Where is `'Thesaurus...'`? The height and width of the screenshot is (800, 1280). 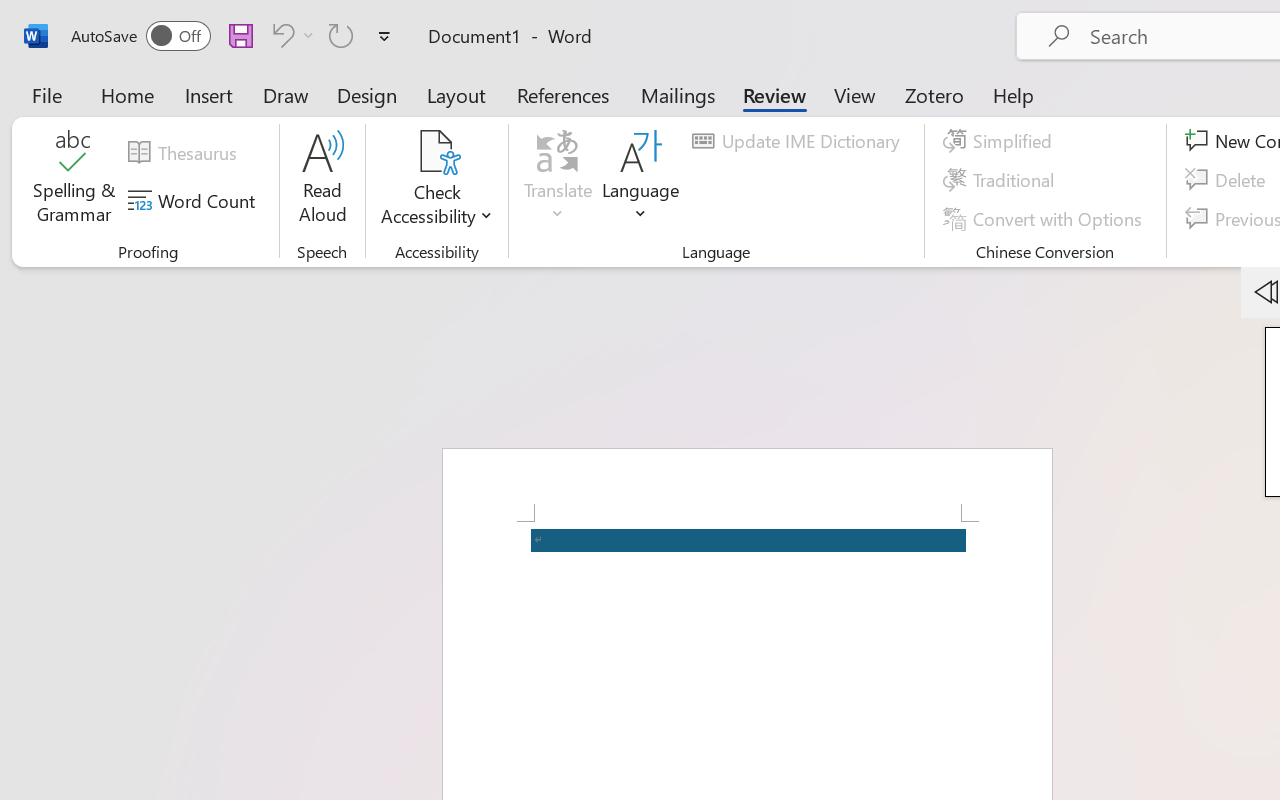 'Thesaurus...' is located at coordinates (185, 153).